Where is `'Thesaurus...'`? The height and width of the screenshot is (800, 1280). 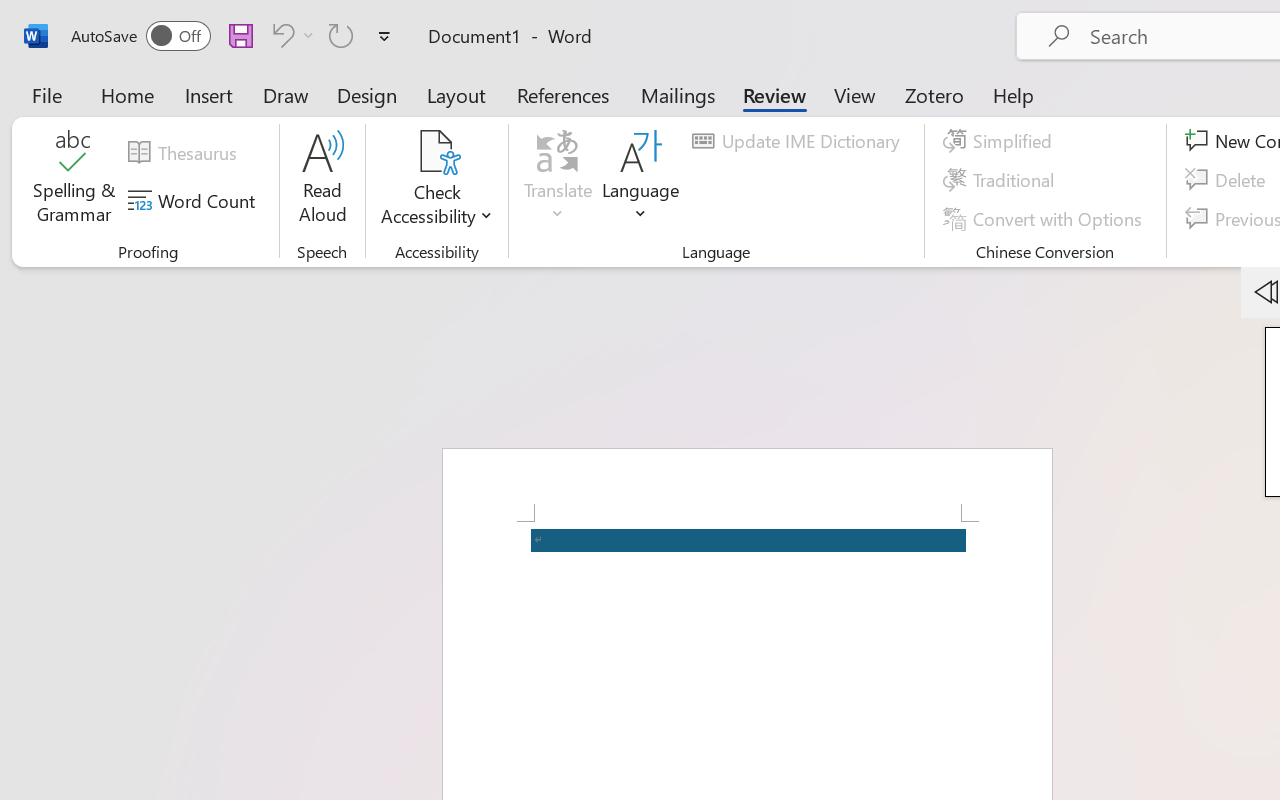 'Thesaurus...' is located at coordinates (185, 153).